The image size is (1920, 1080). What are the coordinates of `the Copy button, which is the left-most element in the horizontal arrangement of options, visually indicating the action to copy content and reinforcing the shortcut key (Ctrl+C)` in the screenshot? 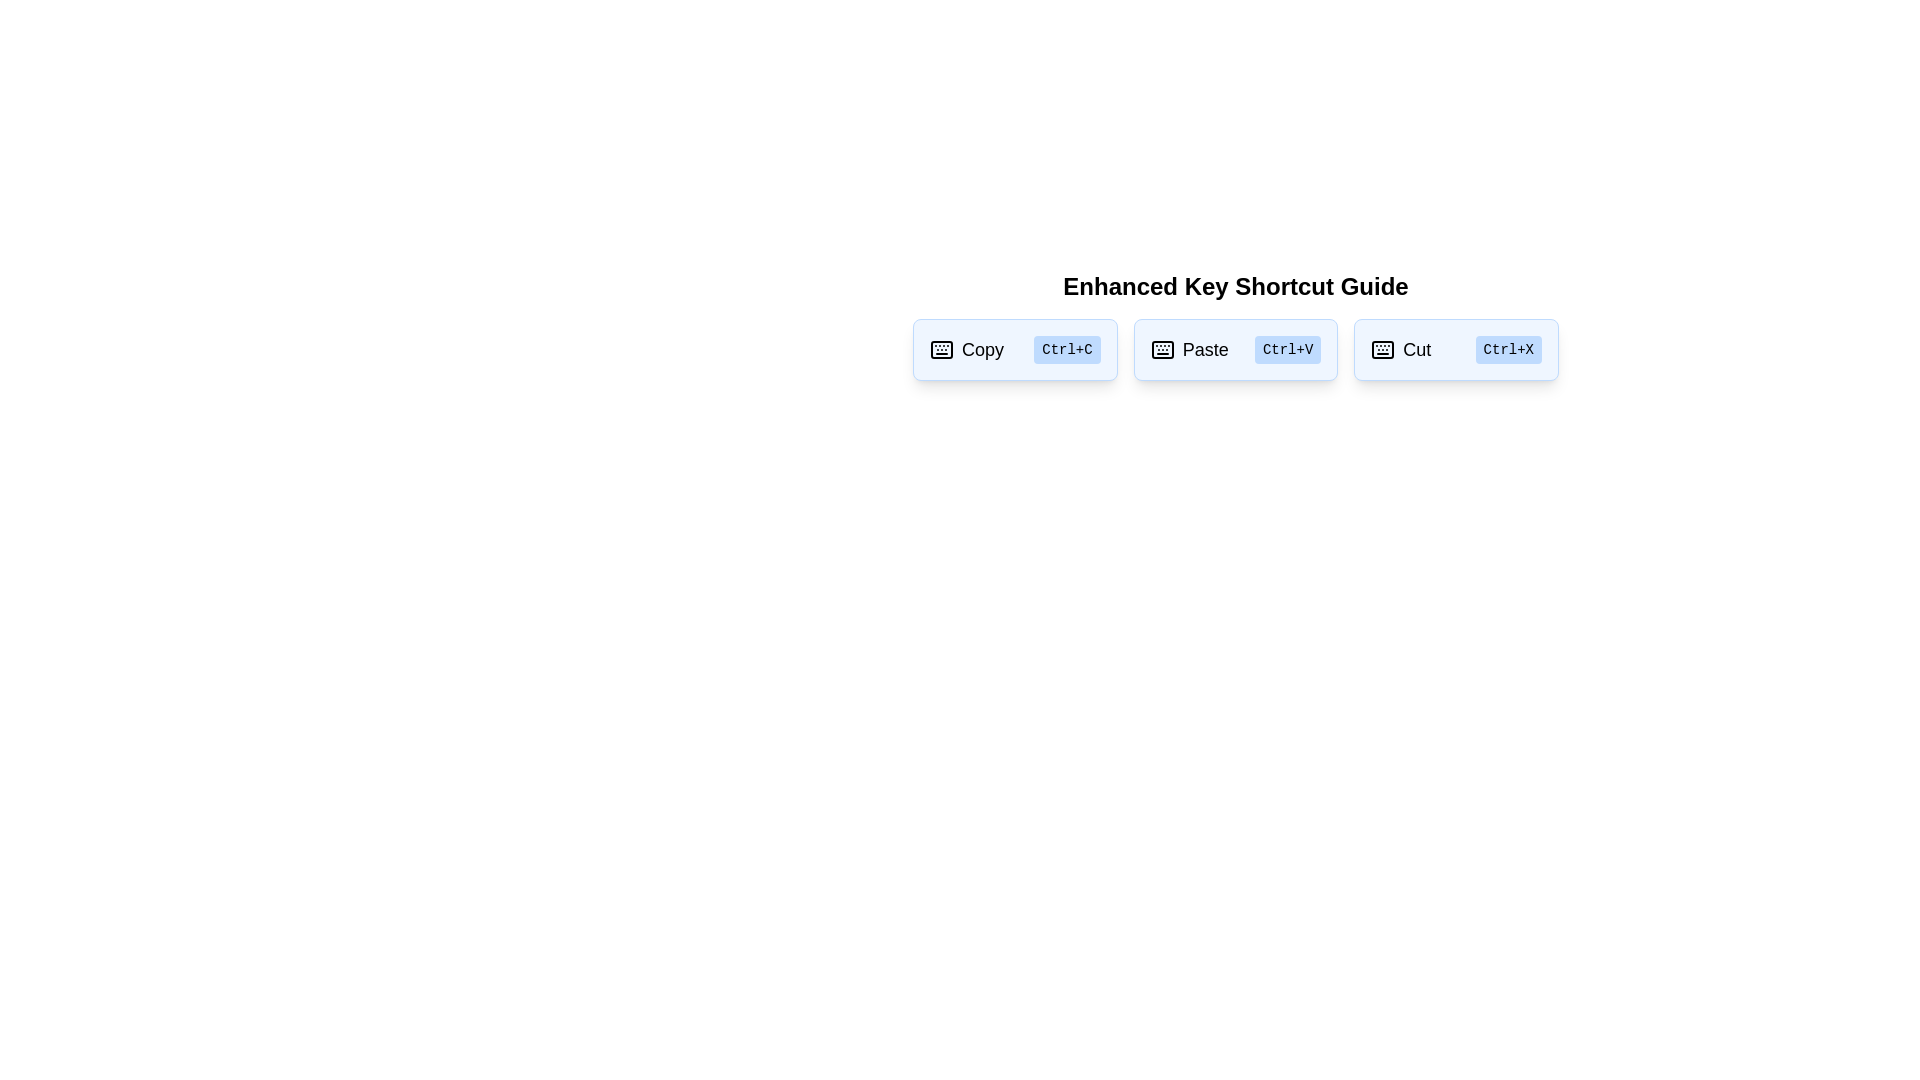 It's located at (966, 349).